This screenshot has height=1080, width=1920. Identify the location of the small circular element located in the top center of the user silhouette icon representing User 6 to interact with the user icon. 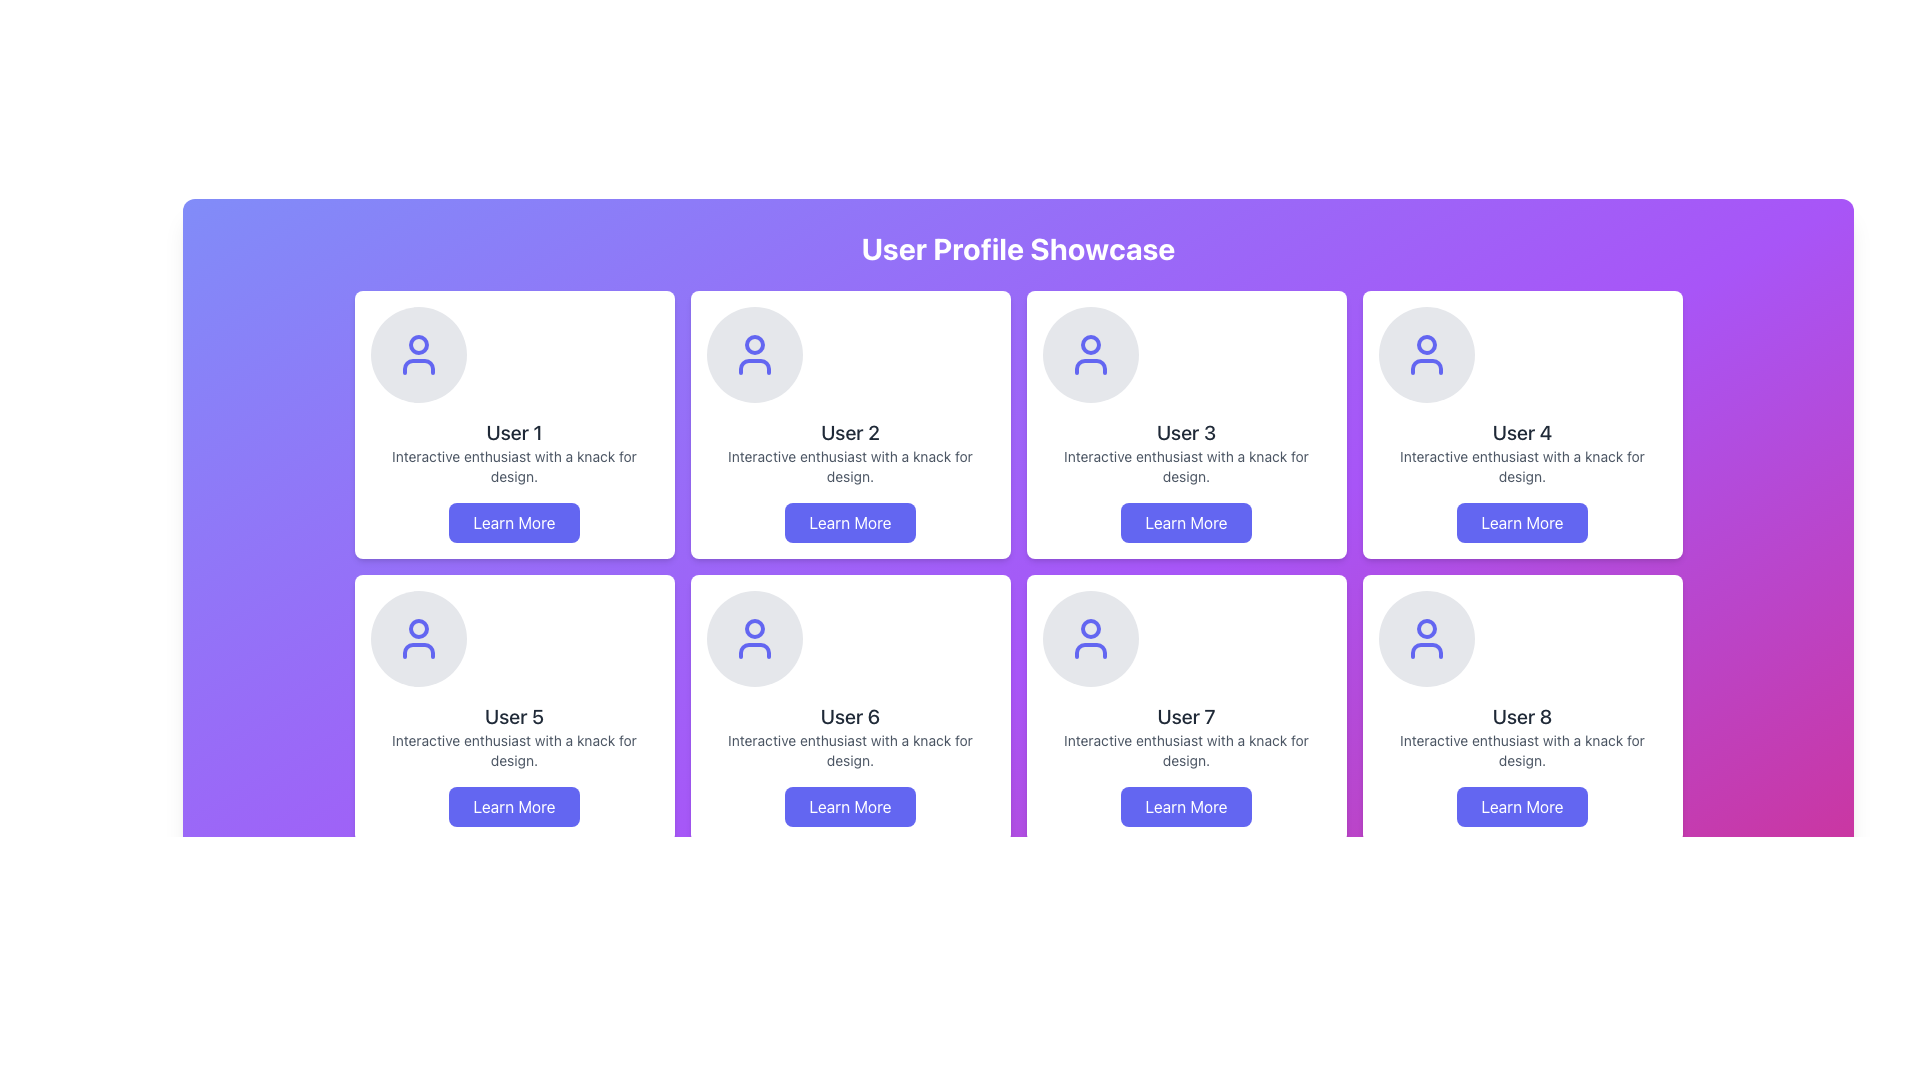
(753, 627).